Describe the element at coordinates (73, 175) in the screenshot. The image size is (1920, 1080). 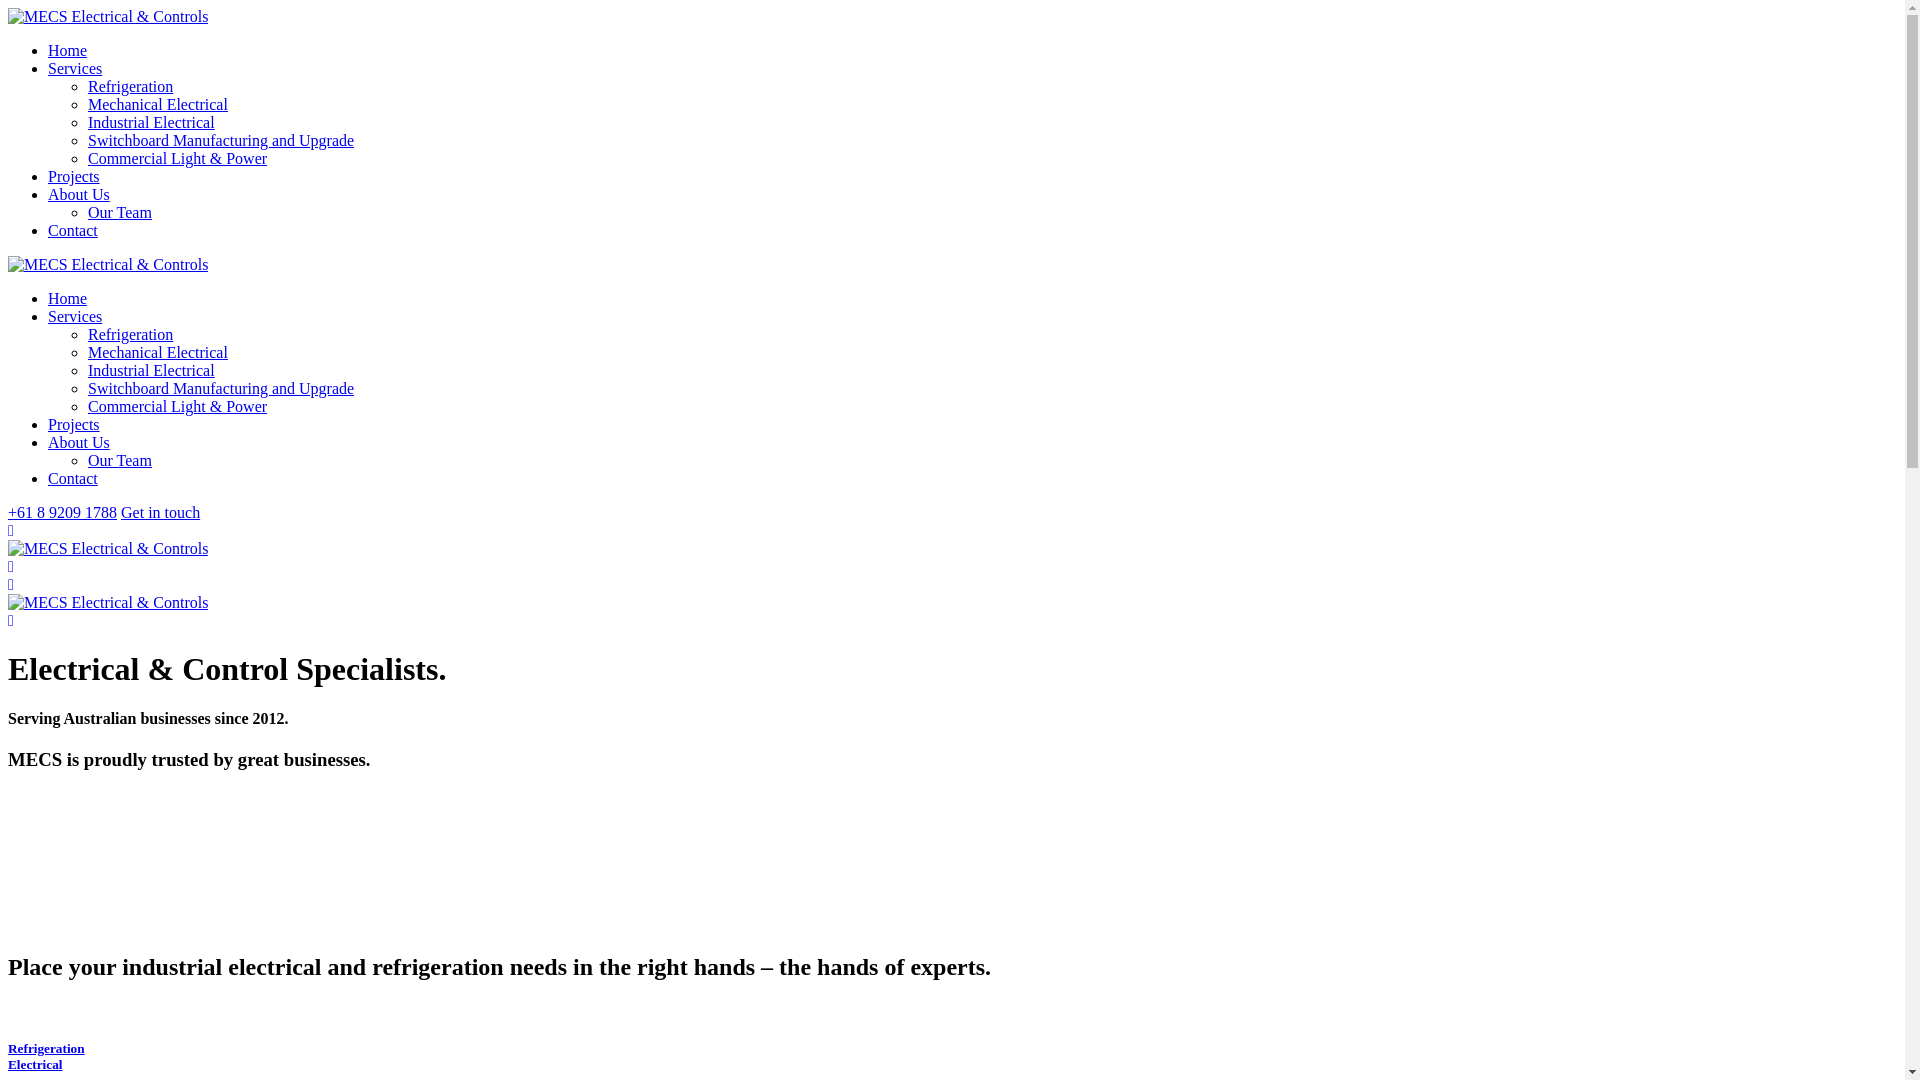
I see `'Projects'` at that location.